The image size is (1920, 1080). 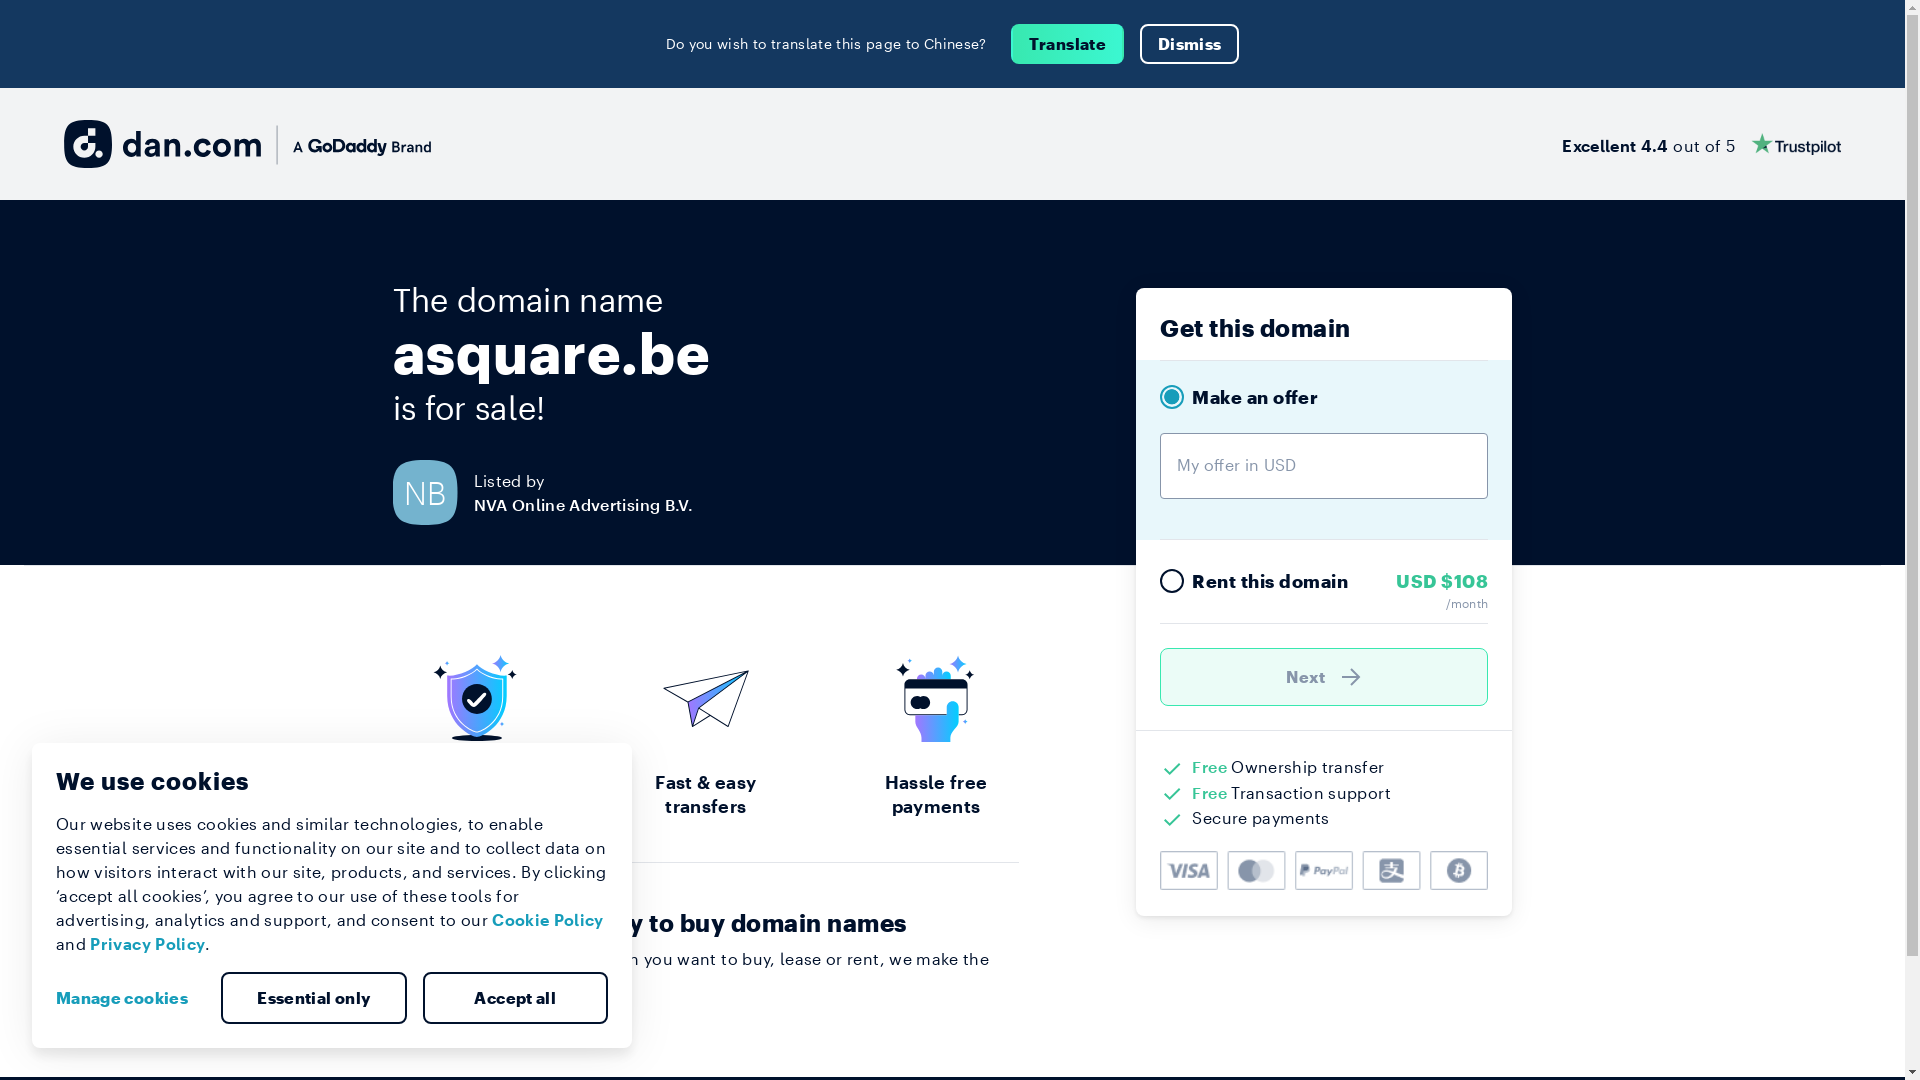 What do you see at coordinates (312, 998) in the screenshot?
I see `'Essential only'` at bounding box center [312, 998].